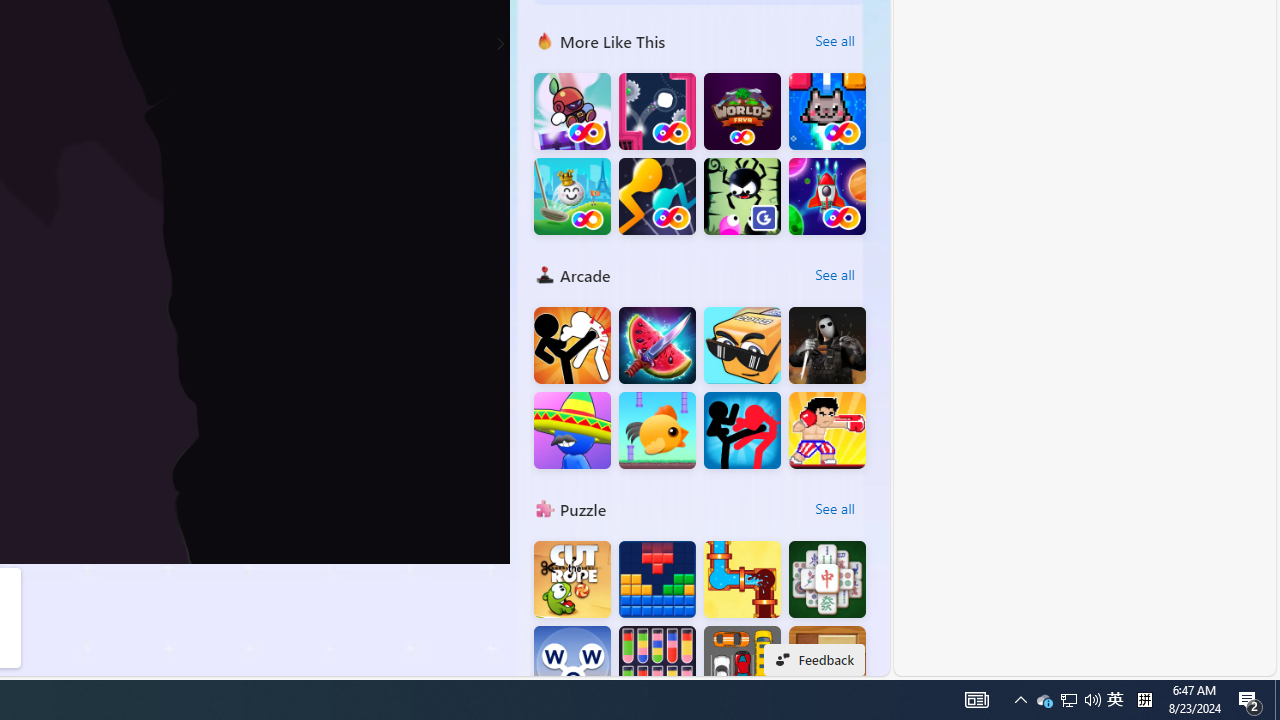 The width and height of the screenshot is (1280, 720). What do you see at coordinates (827, 344) in the screenshot?
I see `'Hunter Hitman'` at bounding box center [827, 344].